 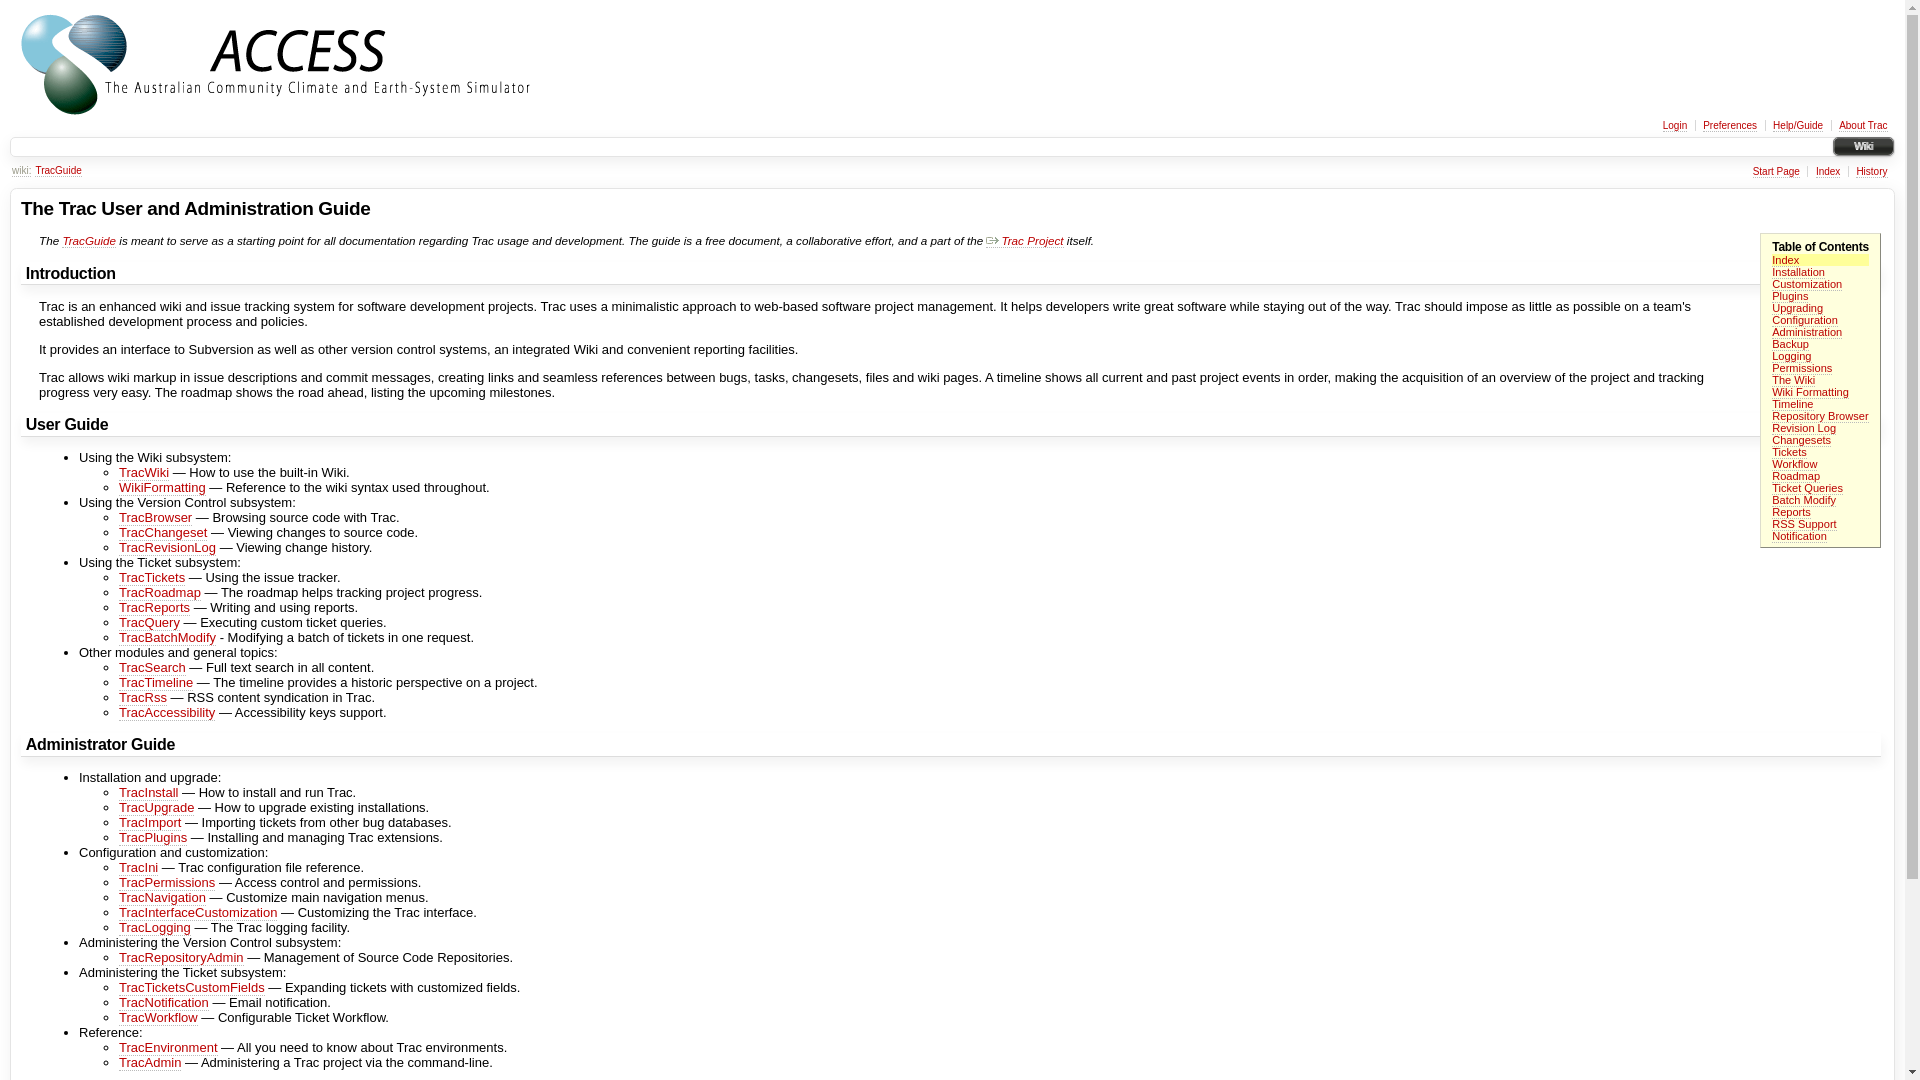 I want to click on 'Customization', so click(x=1806, y=284).